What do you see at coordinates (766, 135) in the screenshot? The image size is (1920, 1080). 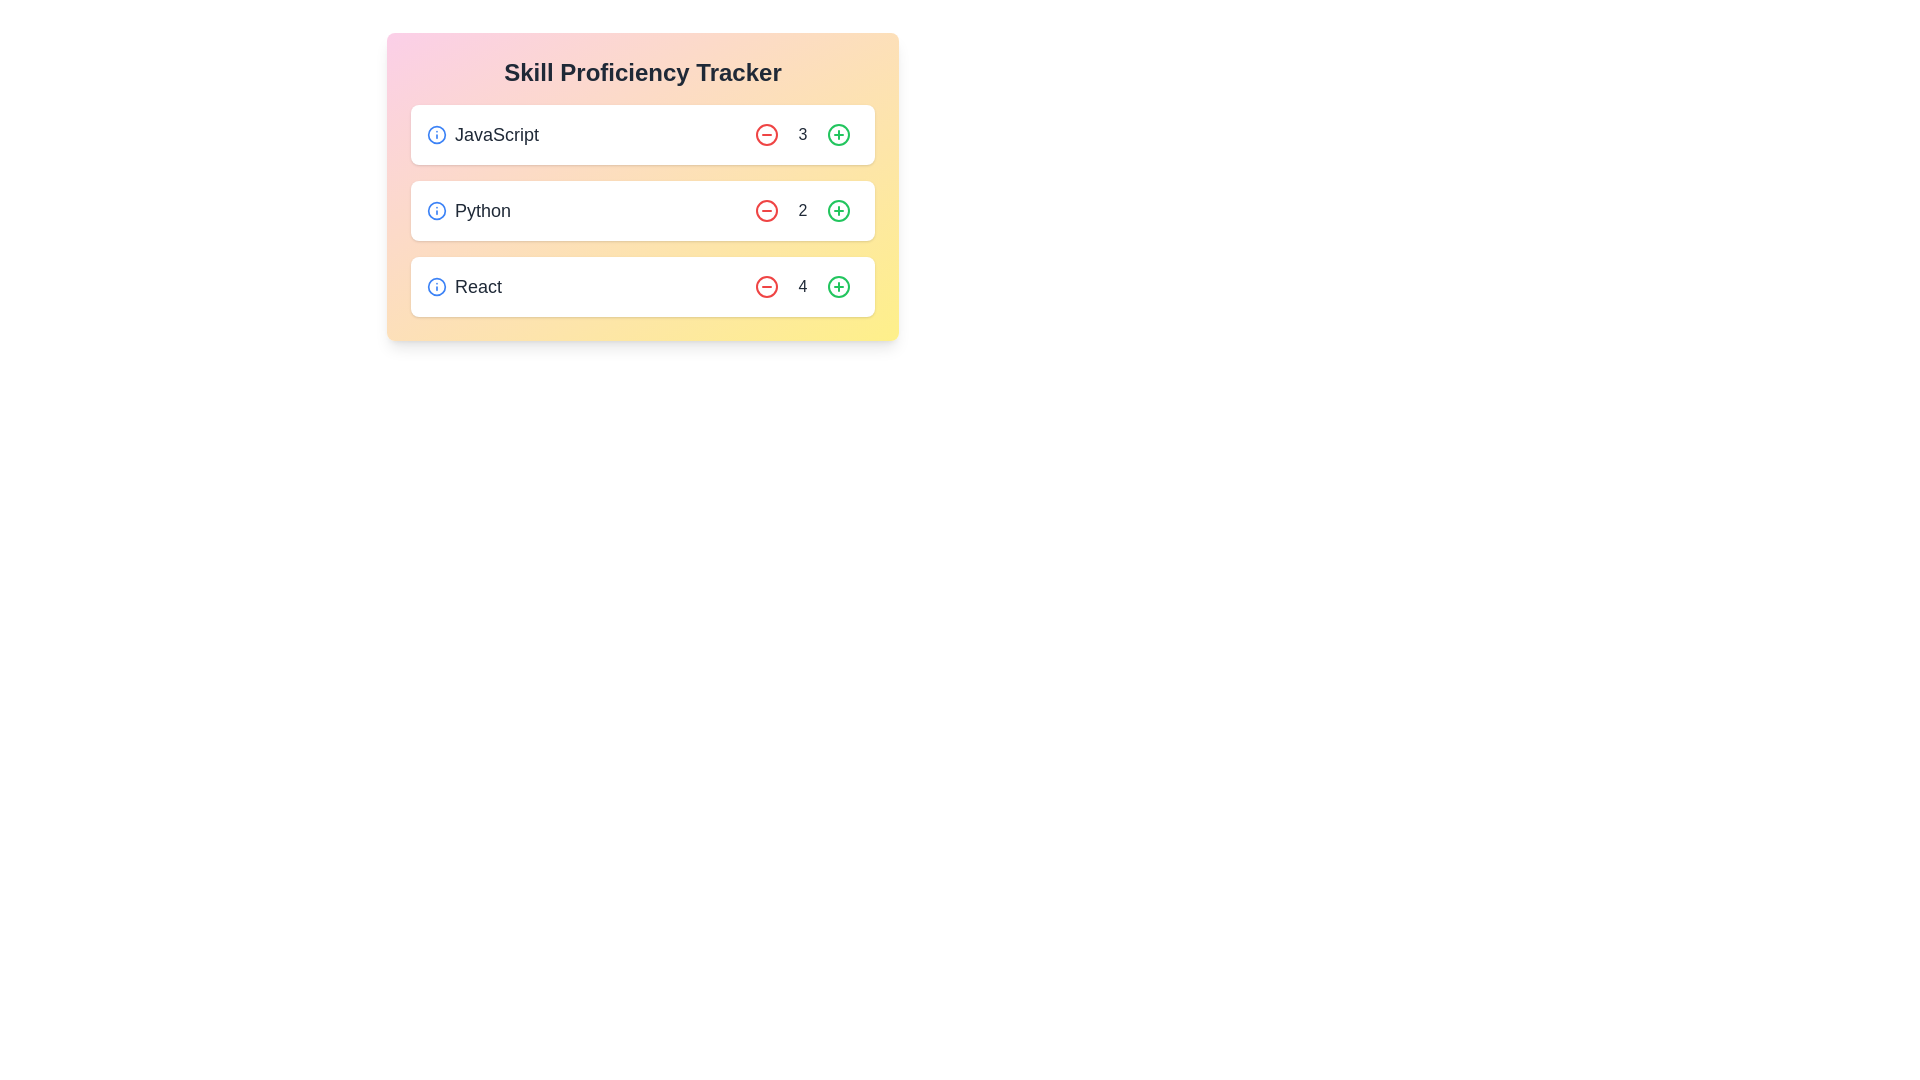 I see `minus button for the skill JavaScript to decrease its proficiency level` at bounding box center [766, 135].